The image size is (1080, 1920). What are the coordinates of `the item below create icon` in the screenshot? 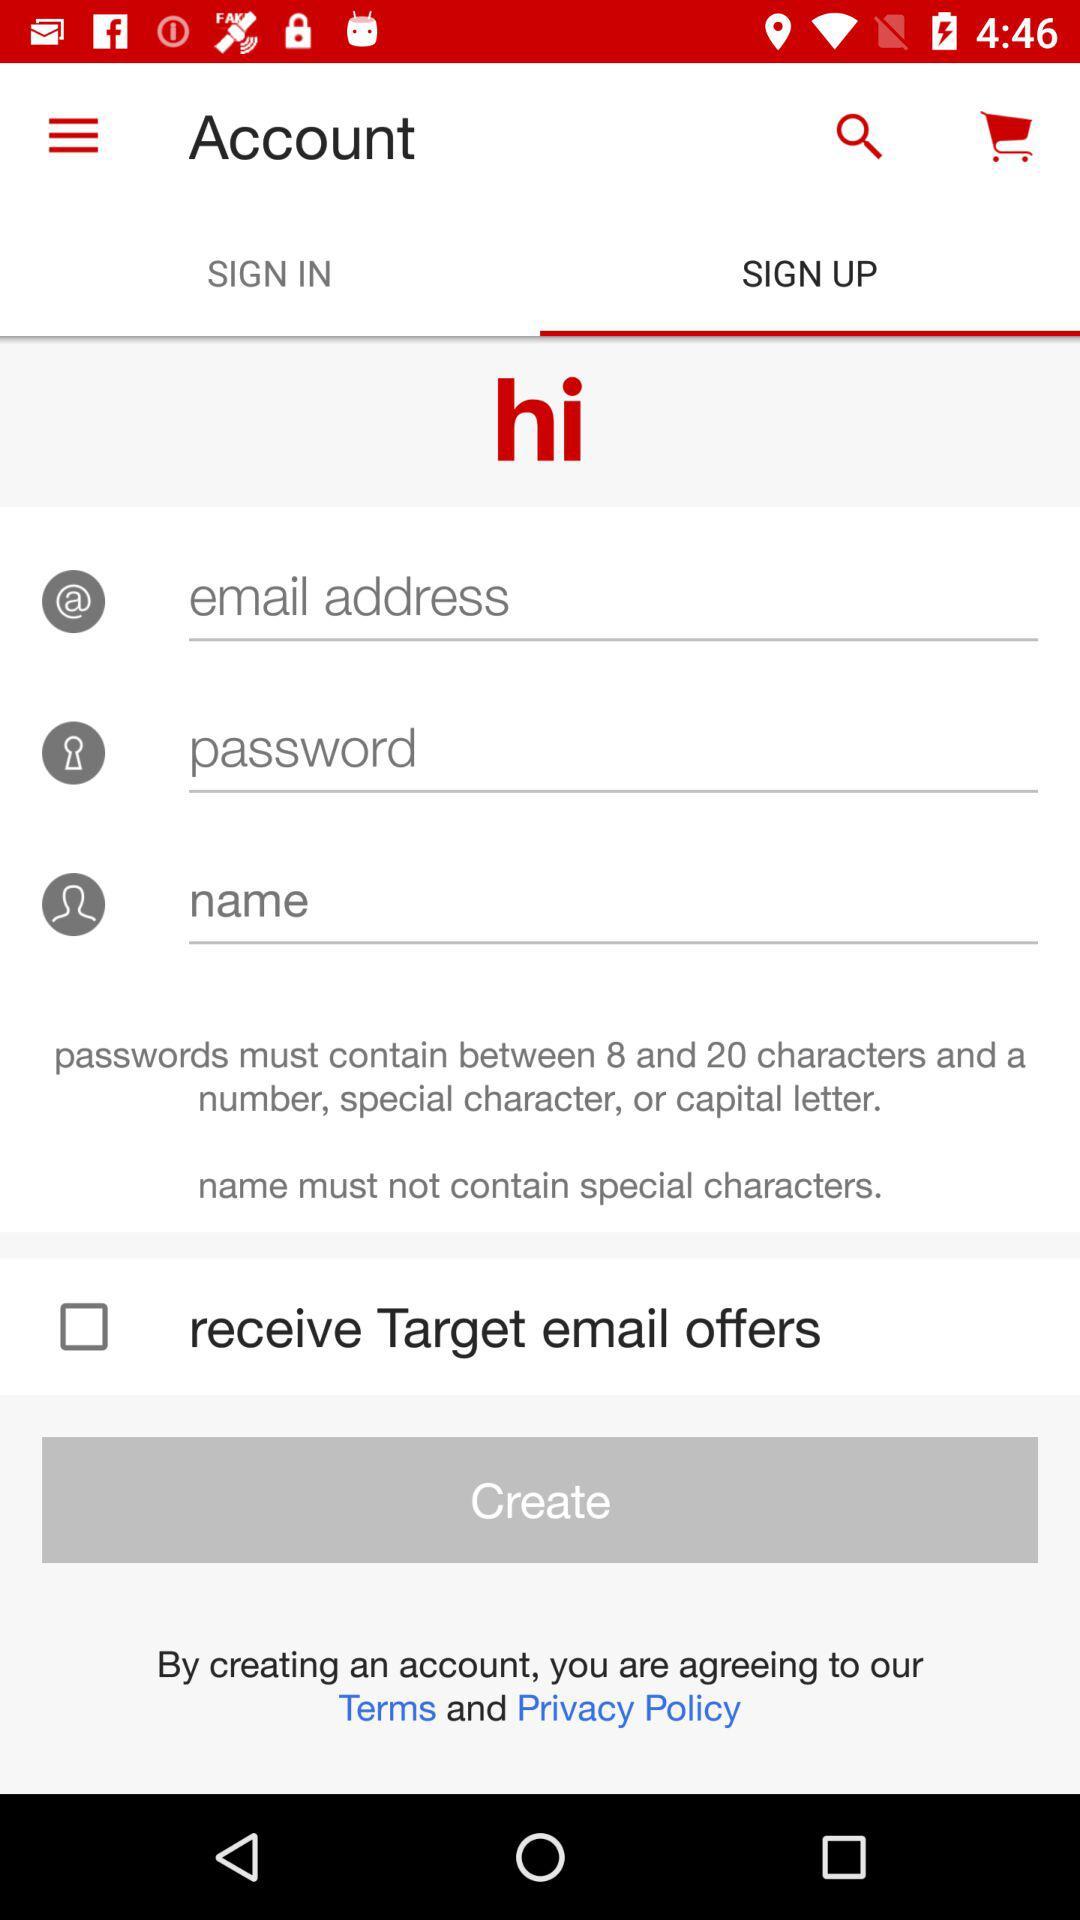 It's located at (540, 1684).